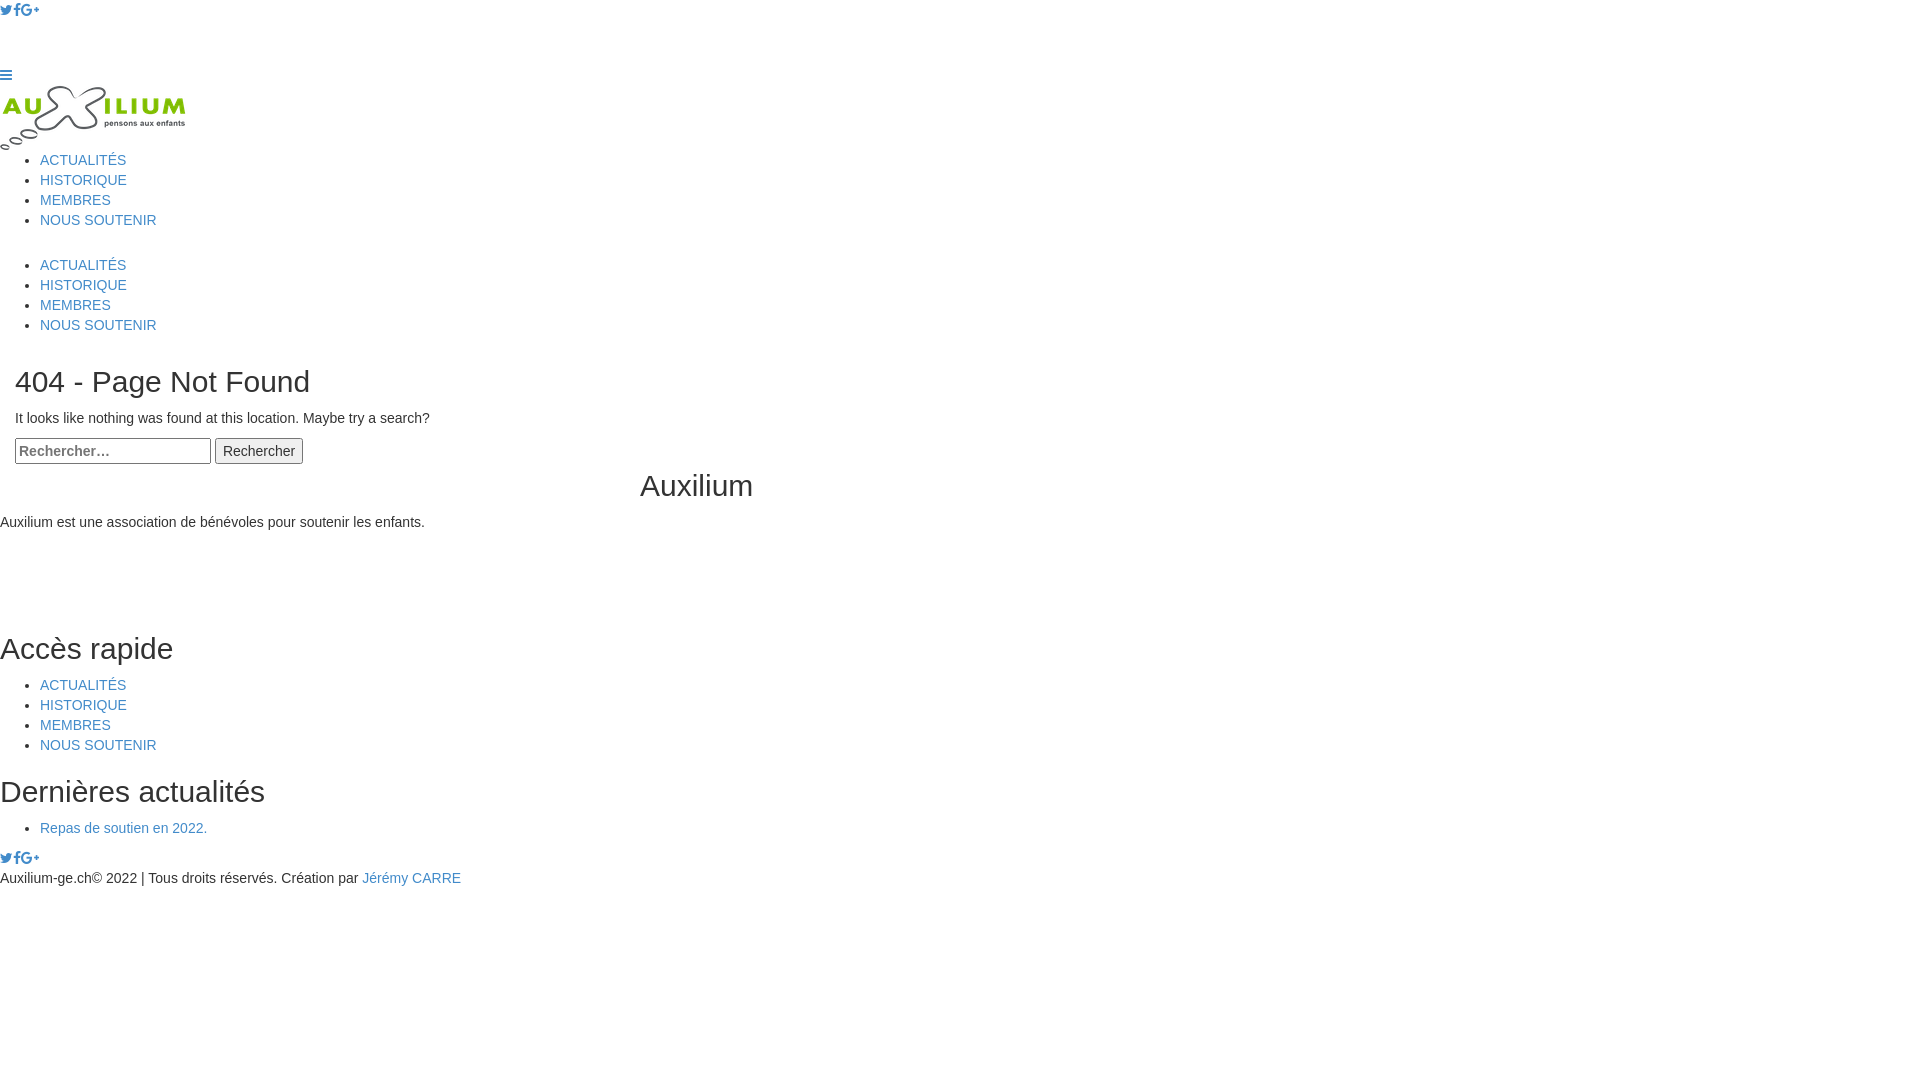 The image size is (1920, 1080). What do you see at coordinates (97, 744) in the screenshot?
I see `'NOUS SOUTENIR'` at bounding box center [97, 744].